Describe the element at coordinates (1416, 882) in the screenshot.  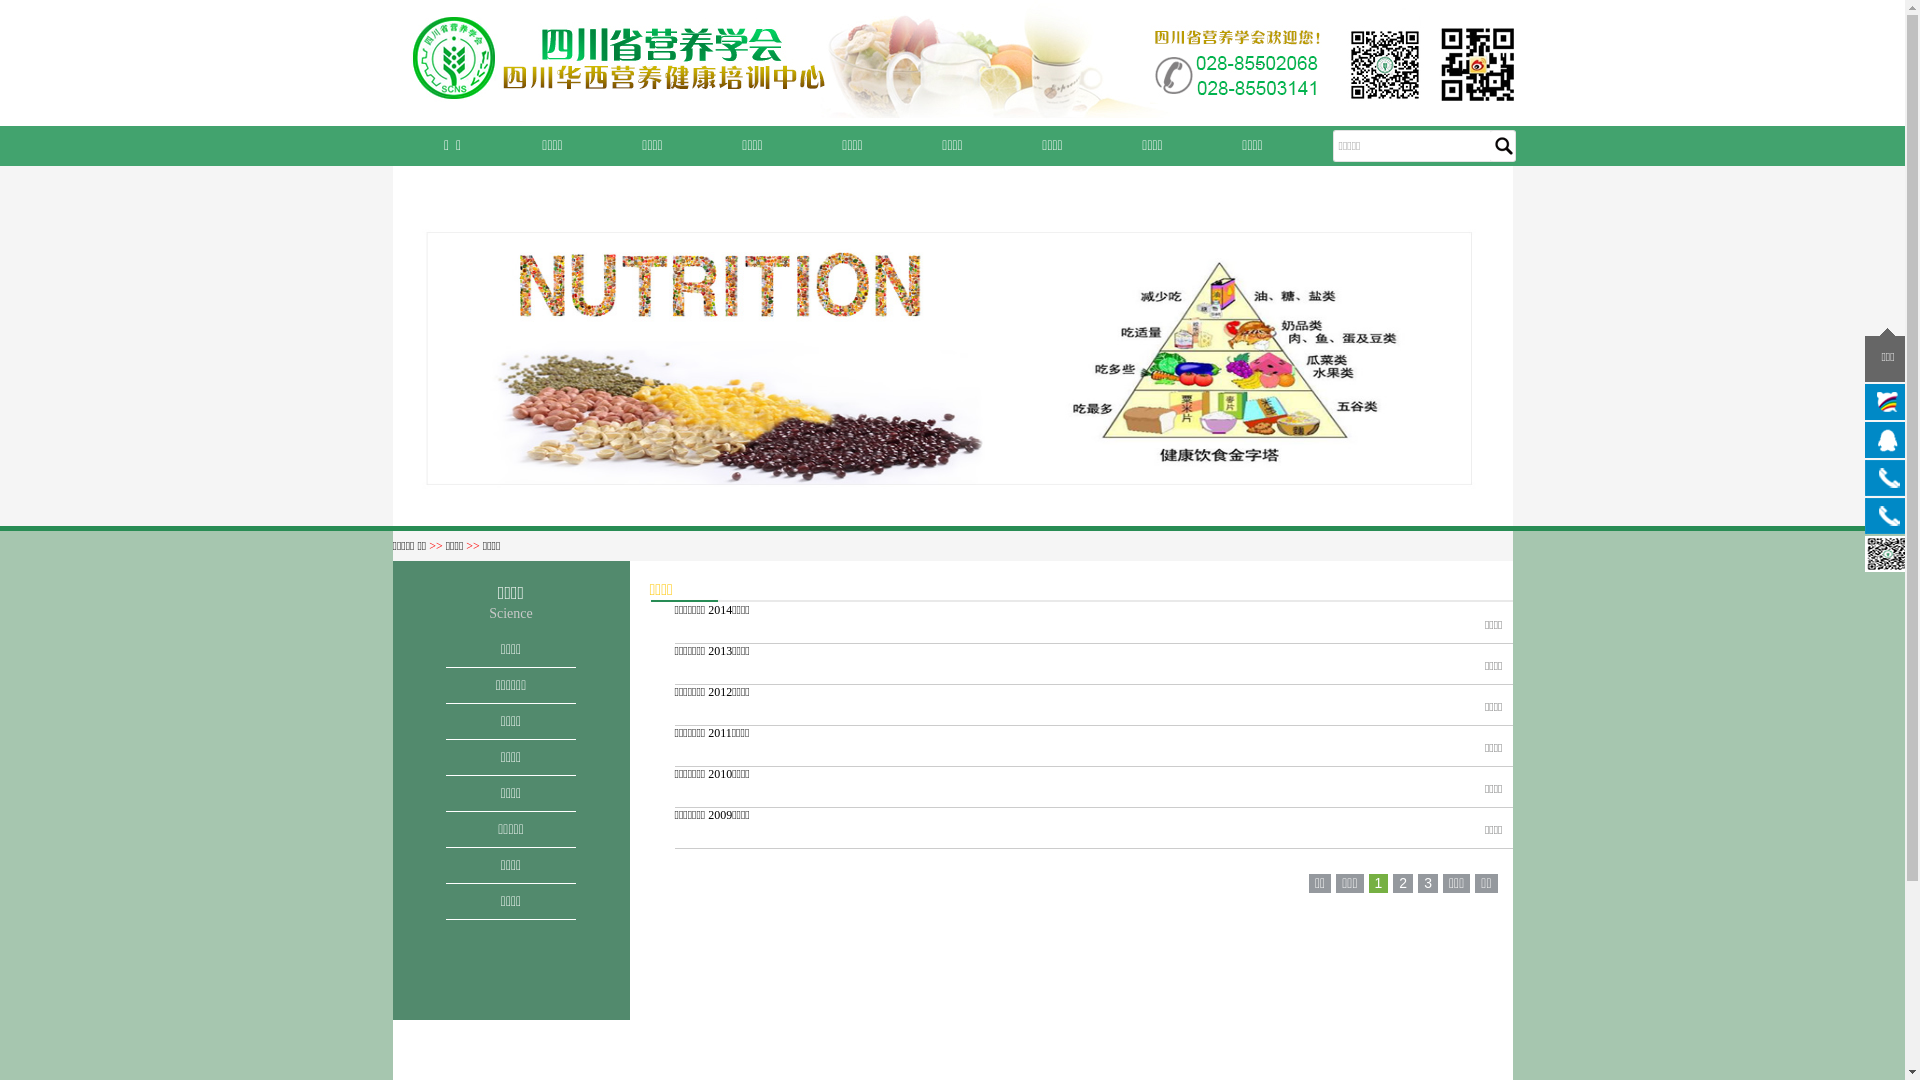
I see `'3'` at that location.